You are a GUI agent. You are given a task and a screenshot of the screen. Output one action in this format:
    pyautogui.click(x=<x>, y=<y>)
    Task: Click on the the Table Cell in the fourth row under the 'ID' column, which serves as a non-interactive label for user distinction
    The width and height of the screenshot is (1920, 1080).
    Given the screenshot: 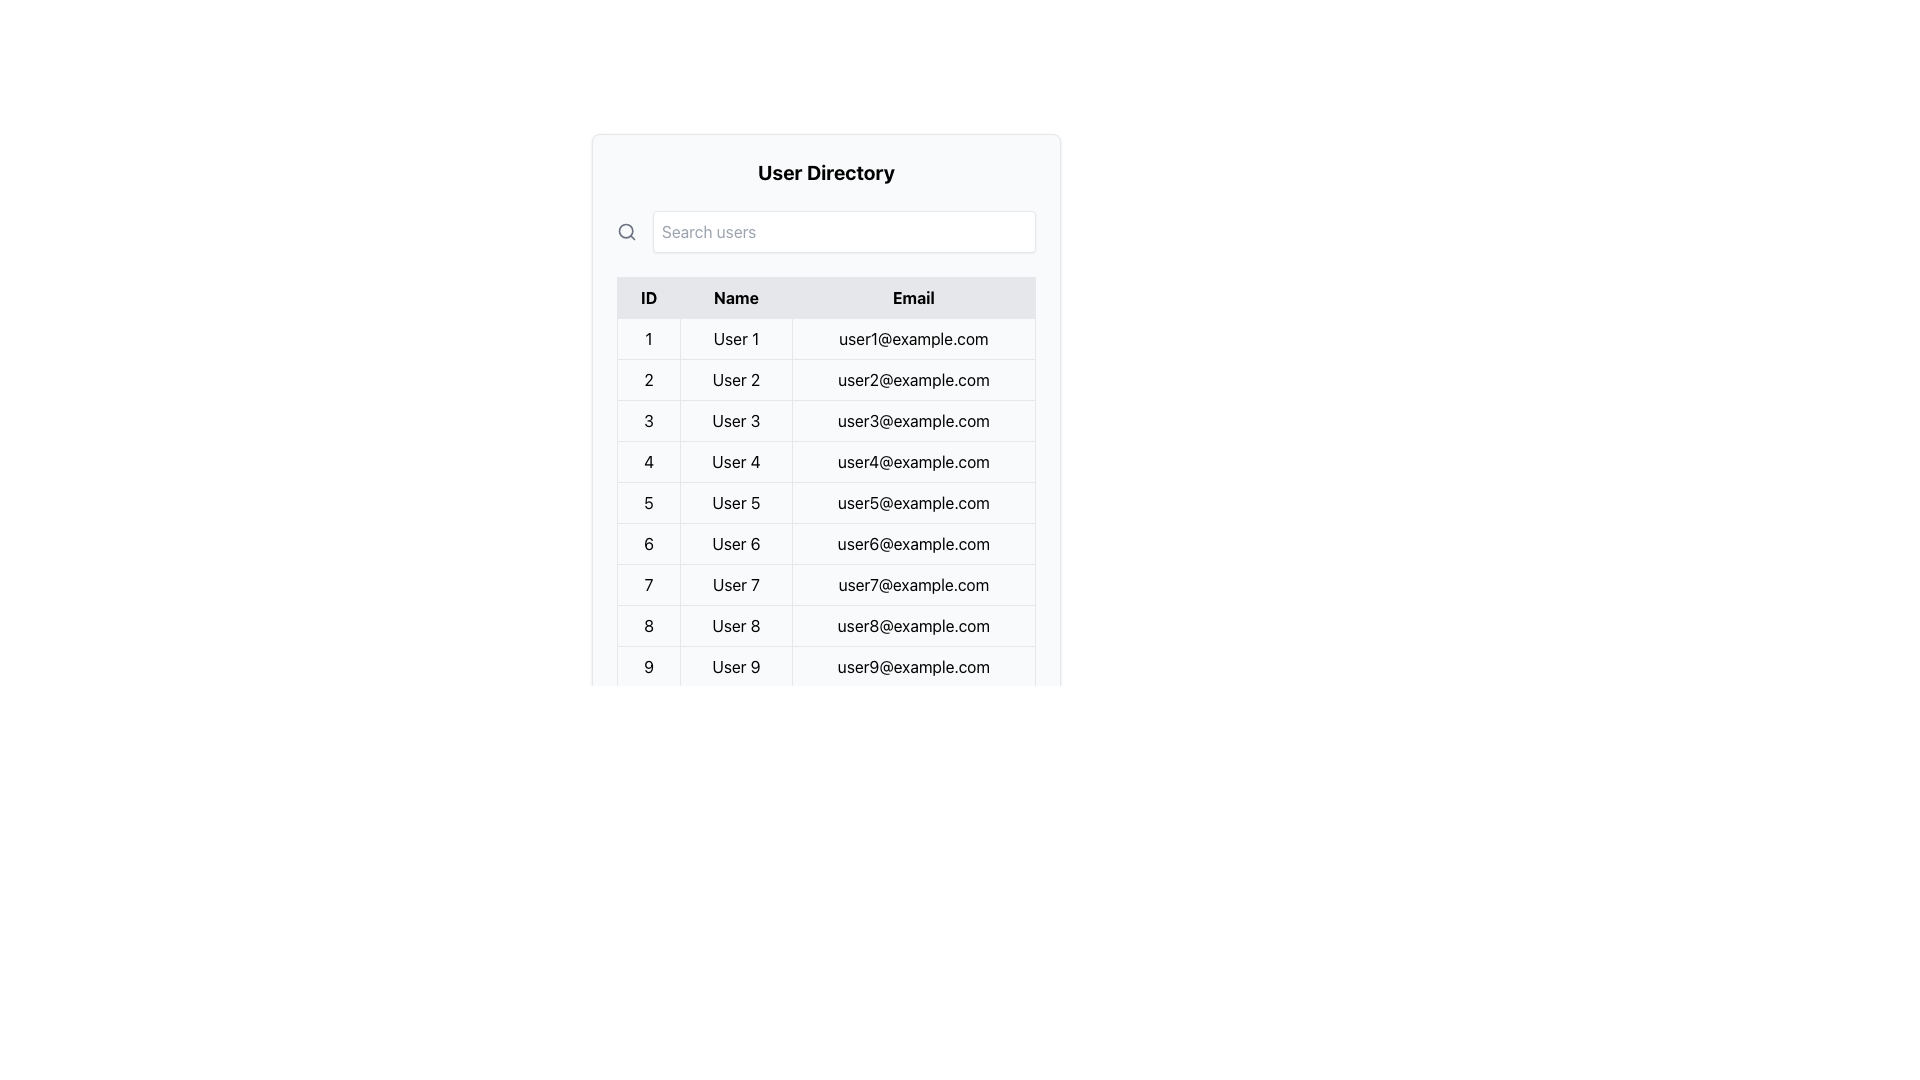 What is the action you would take?
    pyautogui.click(x=648, y=462)
    